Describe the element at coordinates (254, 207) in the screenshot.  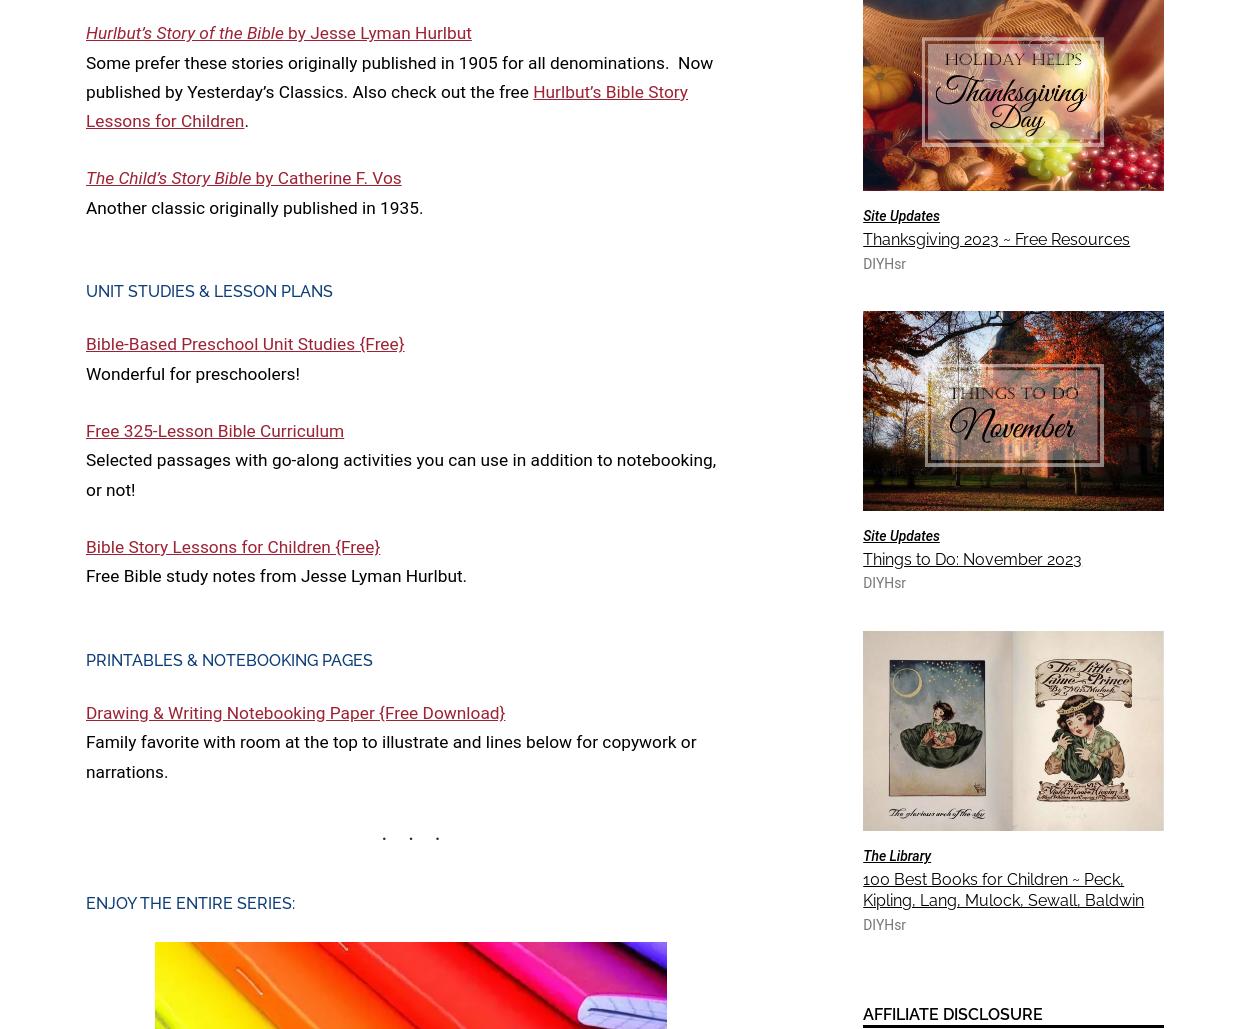
I see `'Another classic originally published in 1935.'` at that location.